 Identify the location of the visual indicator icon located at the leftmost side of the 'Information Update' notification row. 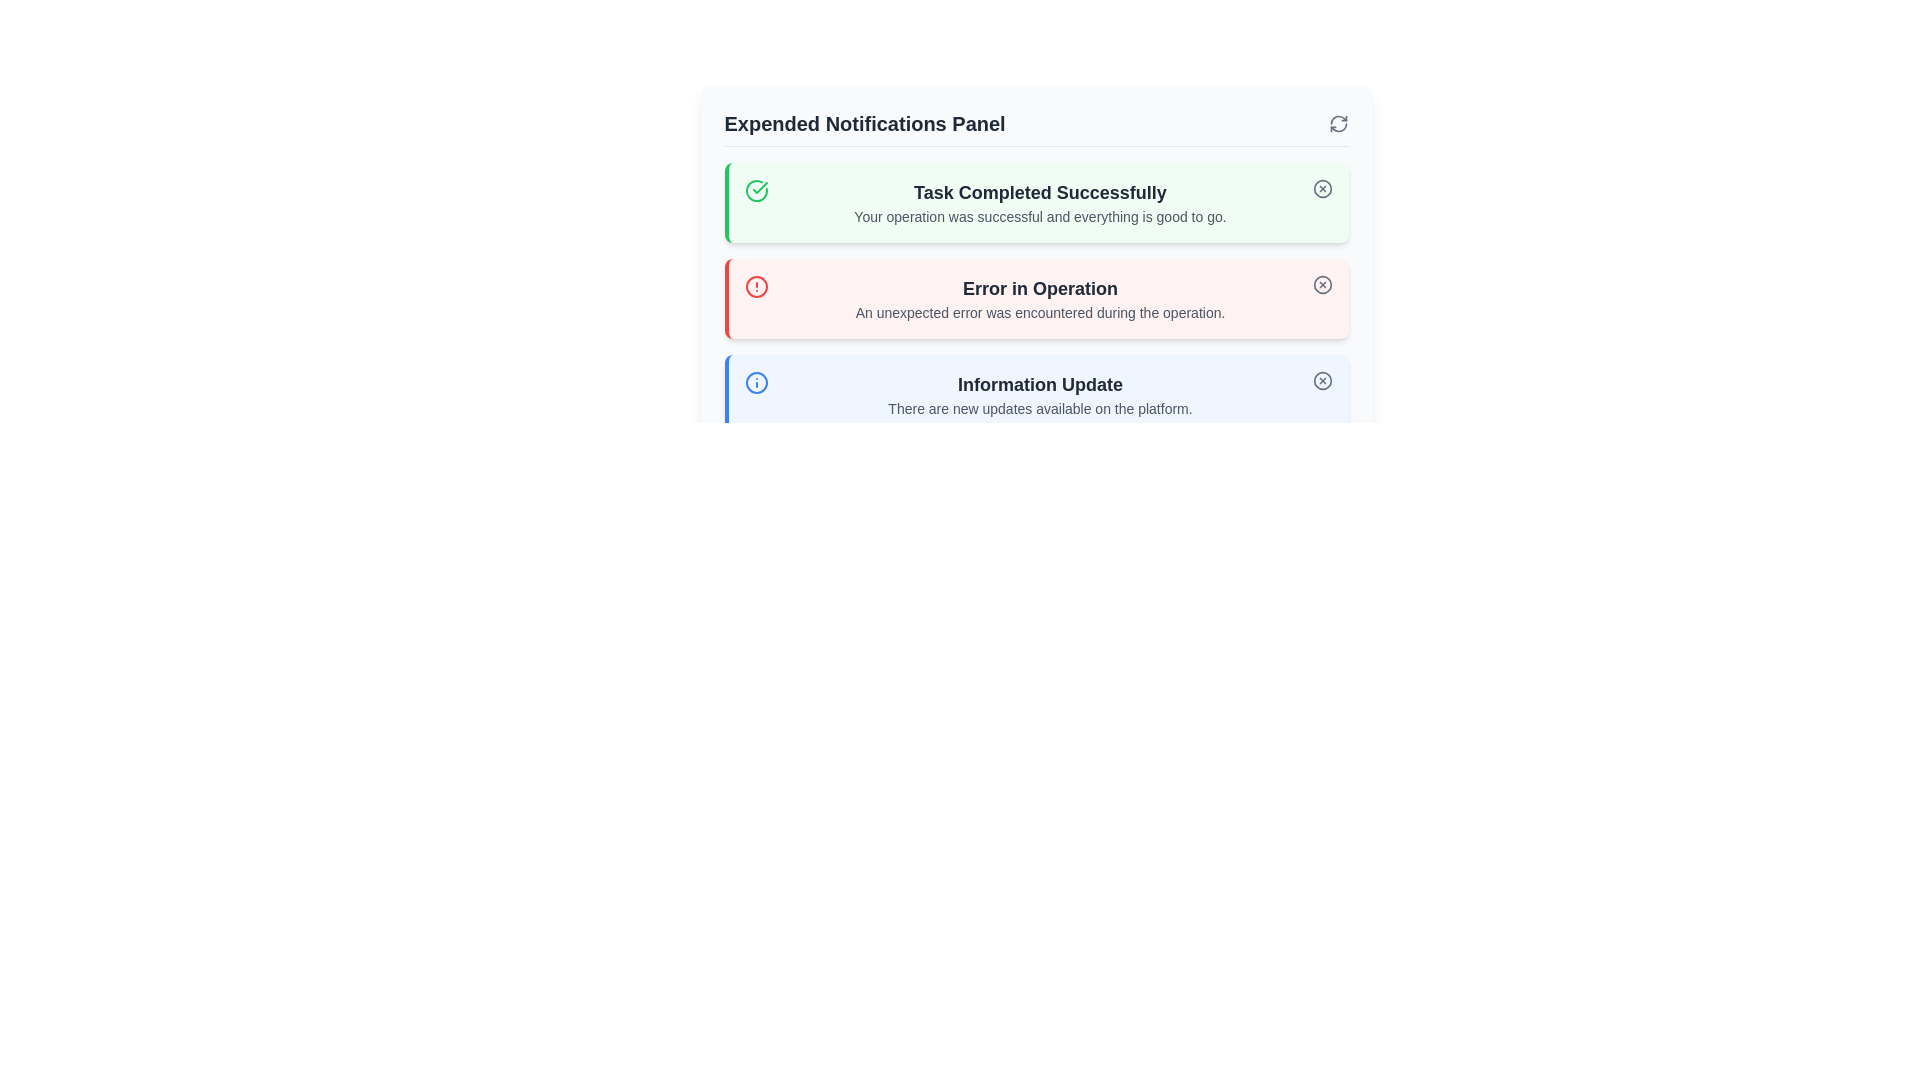
(755, 382).